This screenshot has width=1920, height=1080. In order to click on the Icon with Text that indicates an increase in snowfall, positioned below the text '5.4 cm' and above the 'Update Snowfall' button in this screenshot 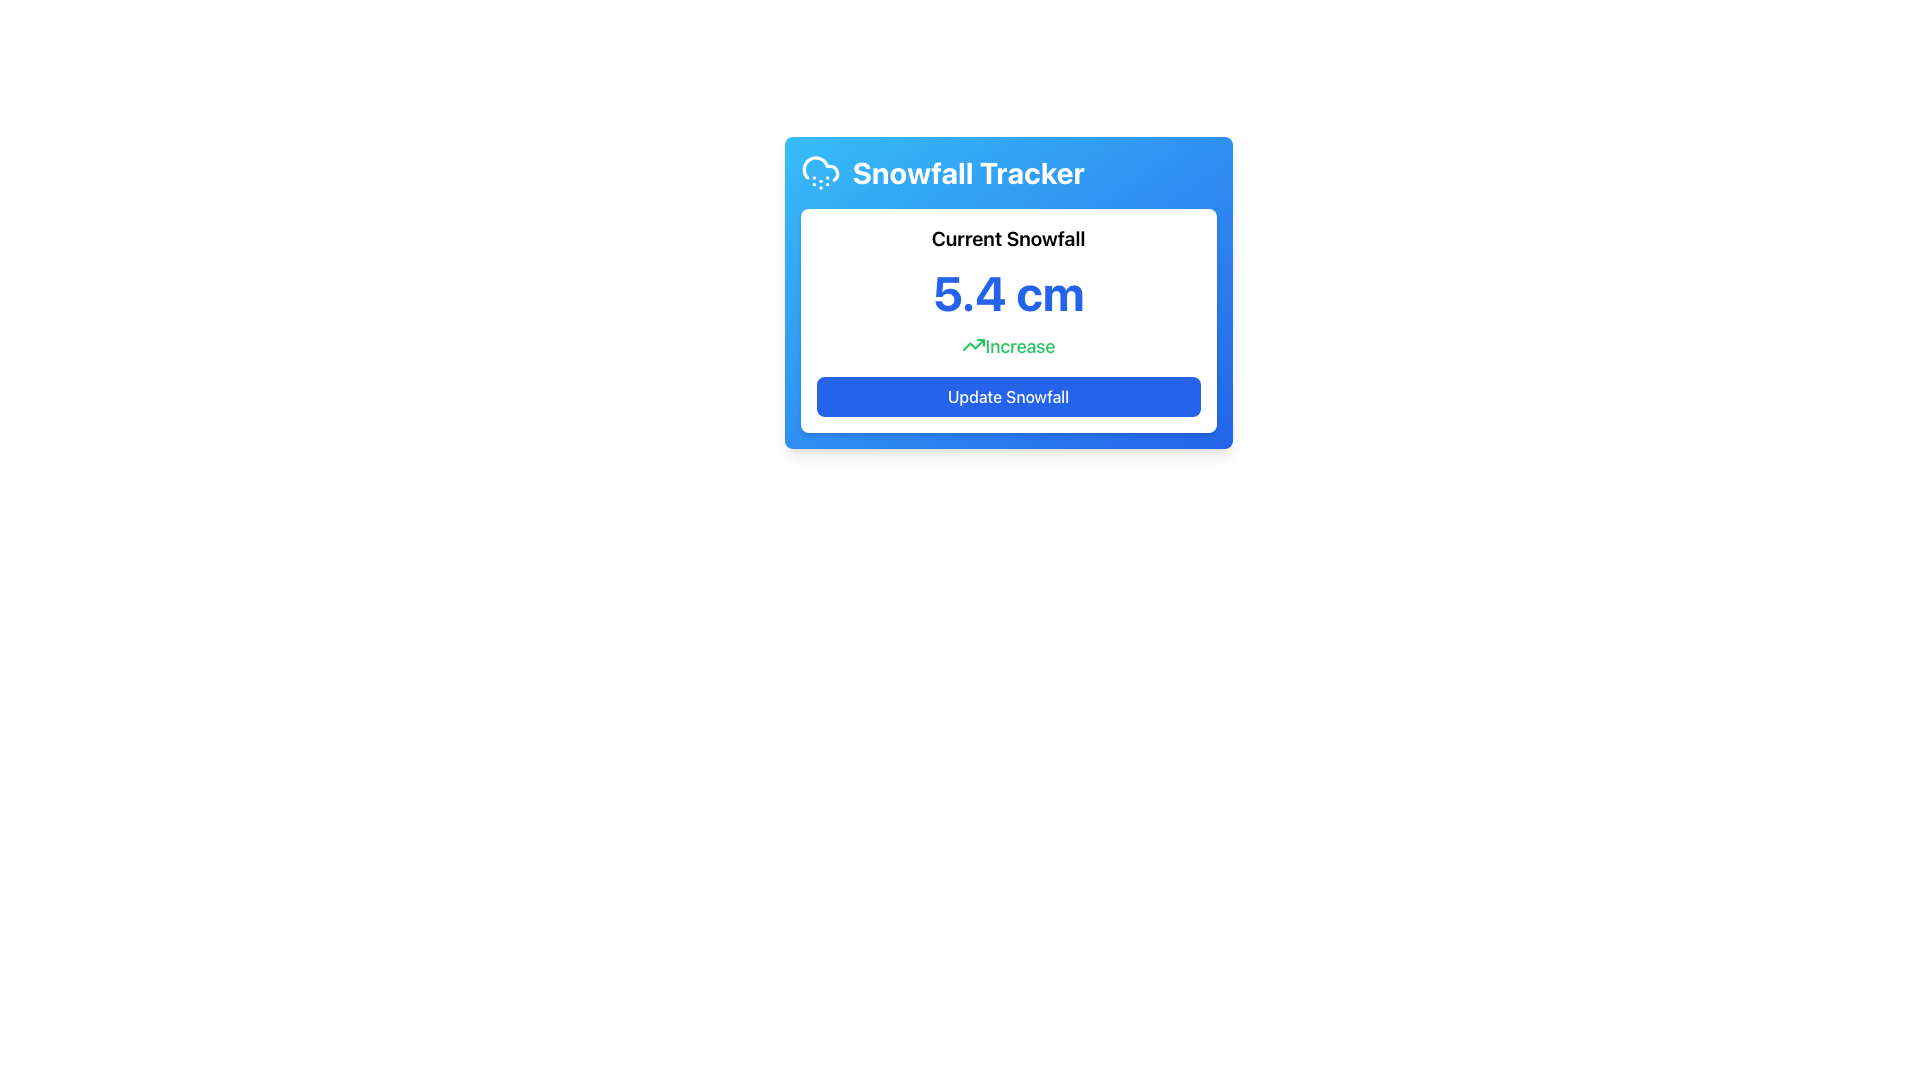, I will do `click(1008, 346)`.